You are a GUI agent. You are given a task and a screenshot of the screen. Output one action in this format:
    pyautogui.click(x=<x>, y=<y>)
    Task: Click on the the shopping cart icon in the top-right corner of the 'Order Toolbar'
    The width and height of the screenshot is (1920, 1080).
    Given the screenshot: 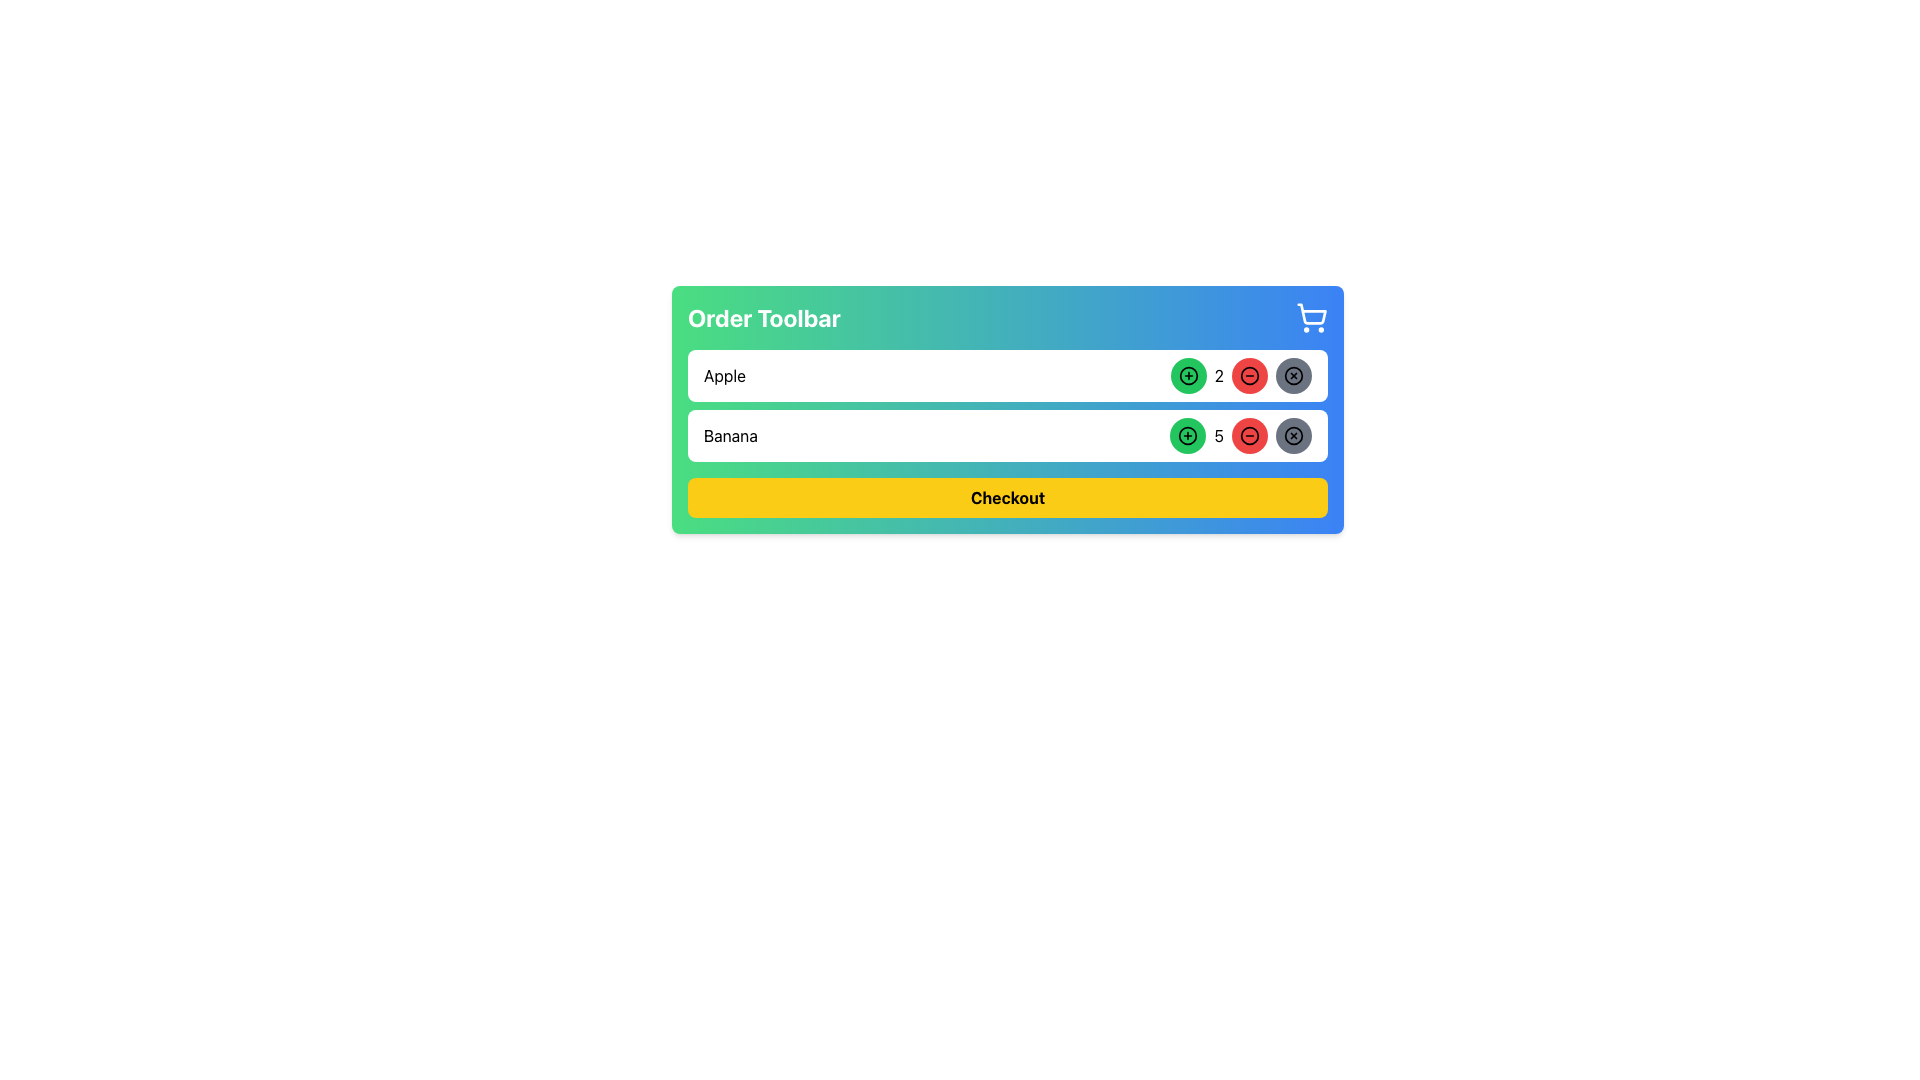 What is the action you would take?
    pyautogui.click(x=1311, y=316)
    